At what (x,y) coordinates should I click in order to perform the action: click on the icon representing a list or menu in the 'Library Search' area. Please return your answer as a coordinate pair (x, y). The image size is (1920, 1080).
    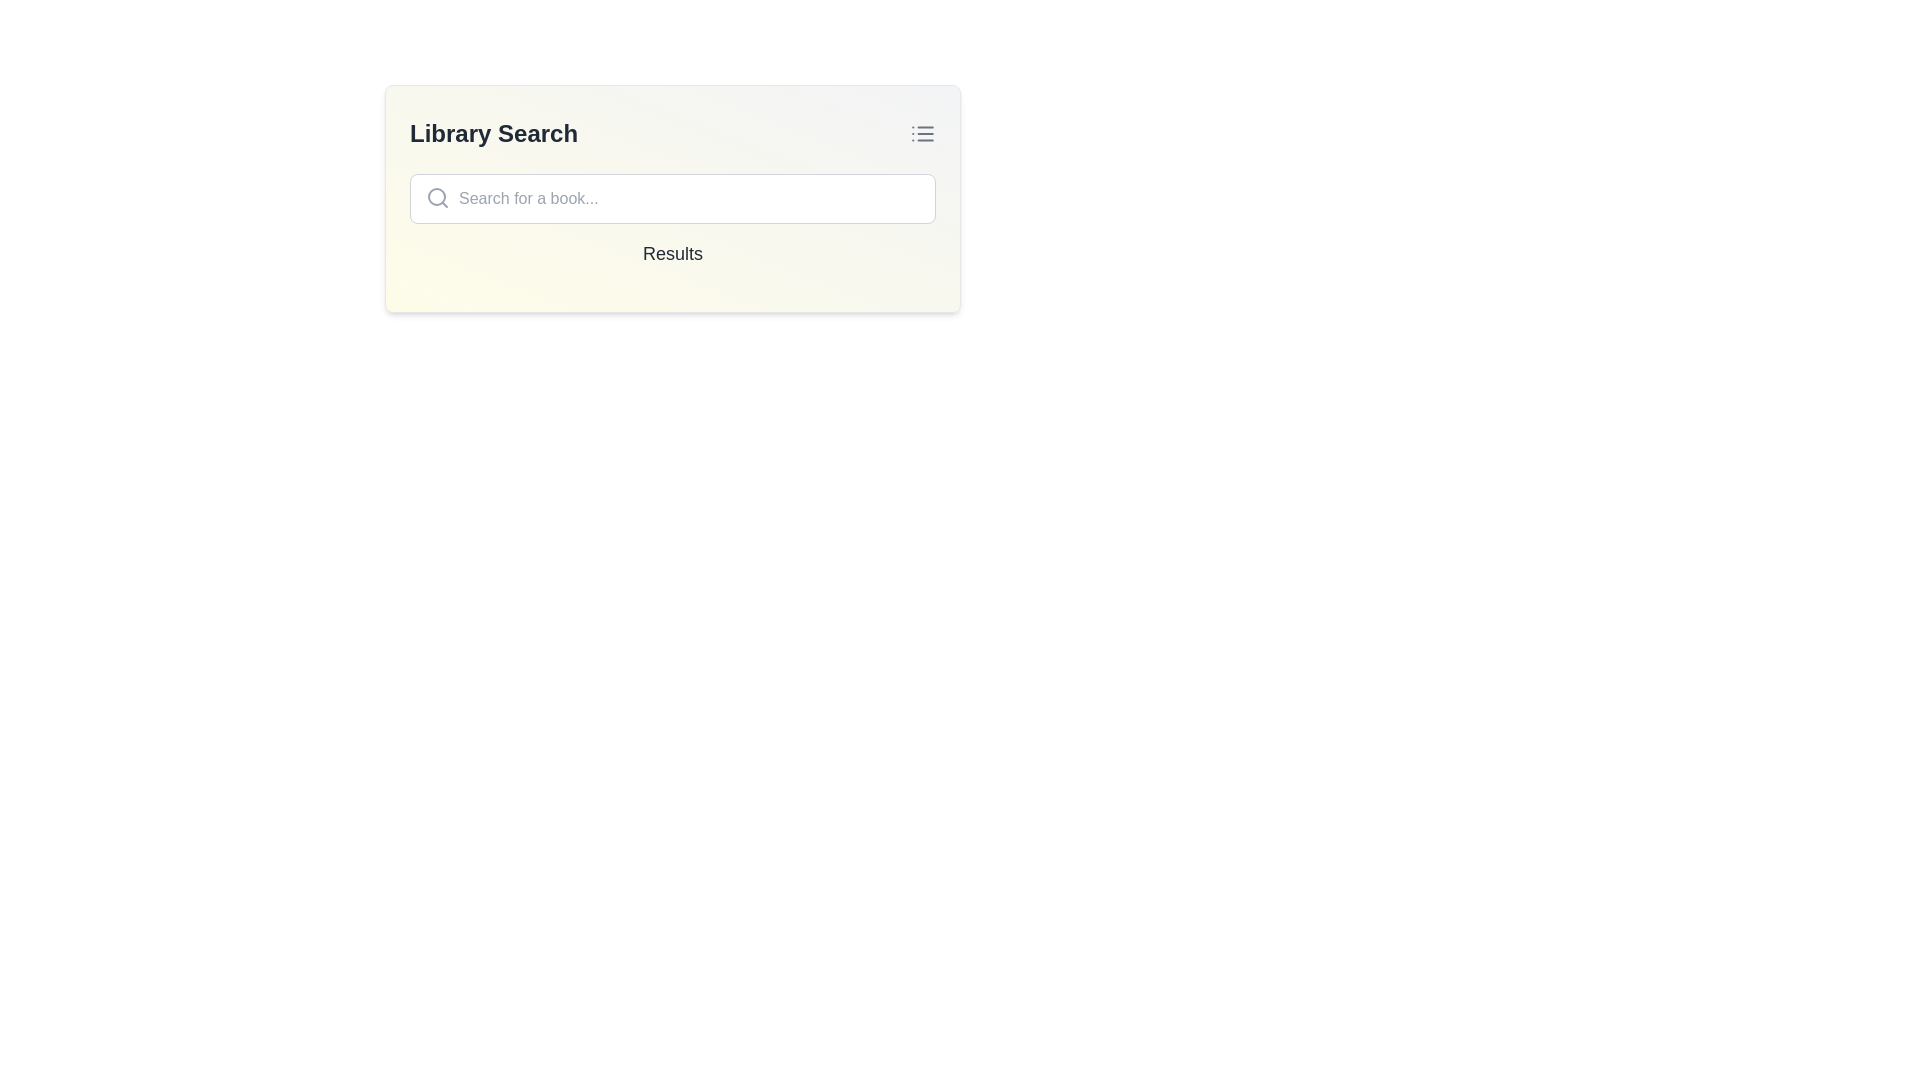
    Looking at the image, I should click on (921, 134).